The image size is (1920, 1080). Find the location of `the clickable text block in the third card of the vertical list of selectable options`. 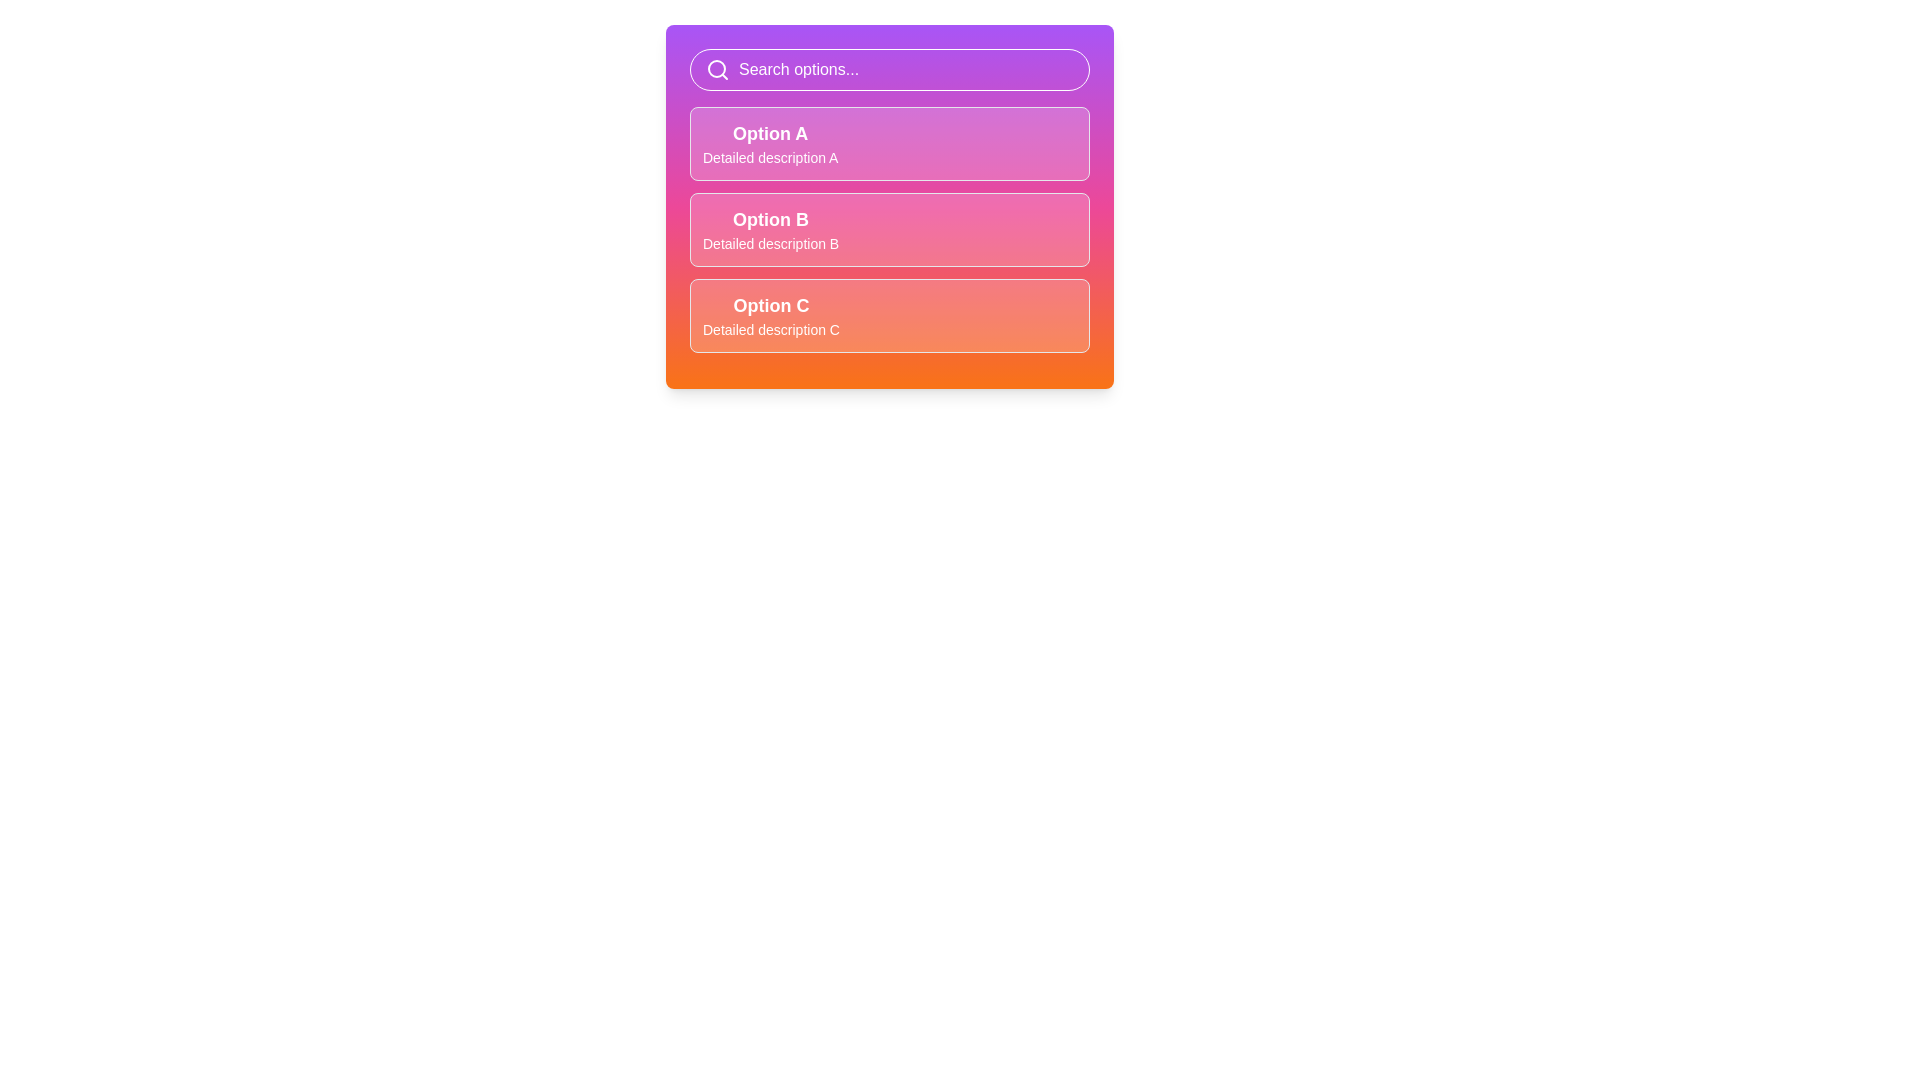

the clickable text block in the third card of the vertical list of selectable options is located at coordinates (770, 315).